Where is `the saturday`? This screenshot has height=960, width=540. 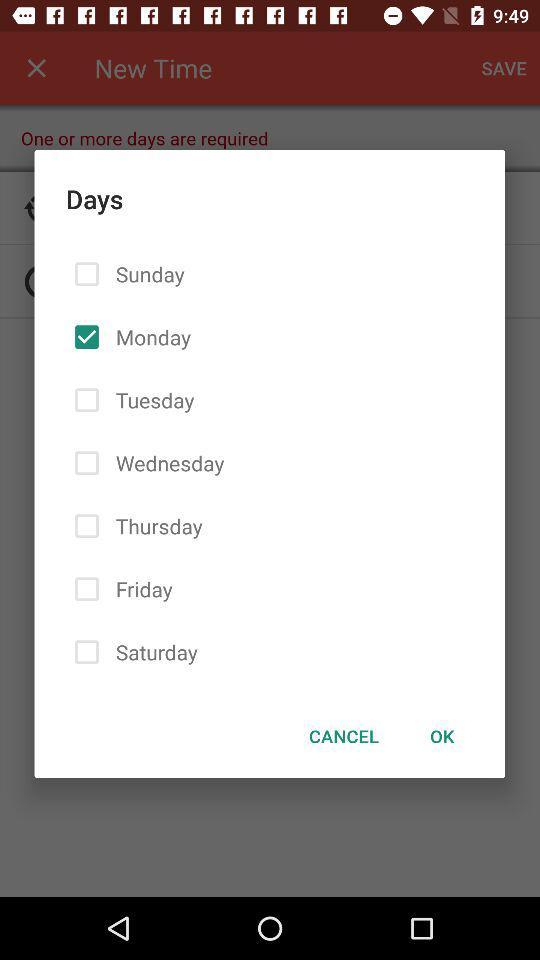 the saturday is located at coordinates (151, 651).